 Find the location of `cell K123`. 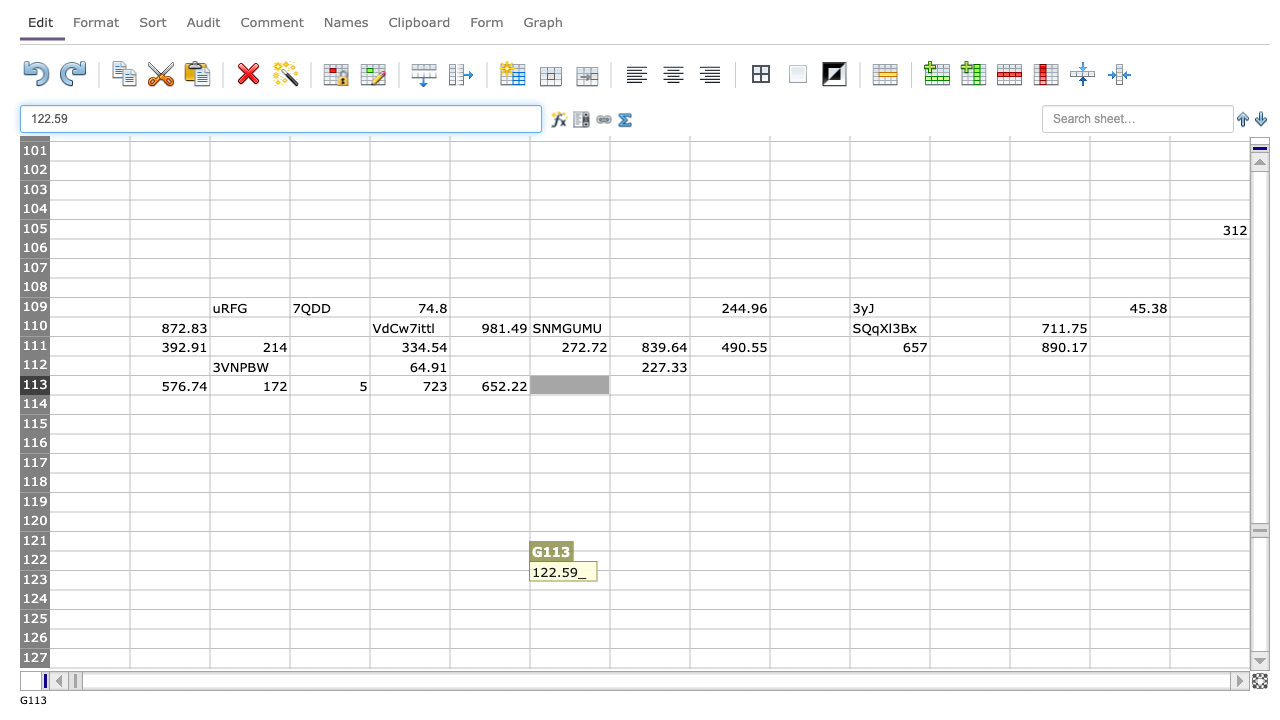

cell K123 is located at coordinates (888, 580).